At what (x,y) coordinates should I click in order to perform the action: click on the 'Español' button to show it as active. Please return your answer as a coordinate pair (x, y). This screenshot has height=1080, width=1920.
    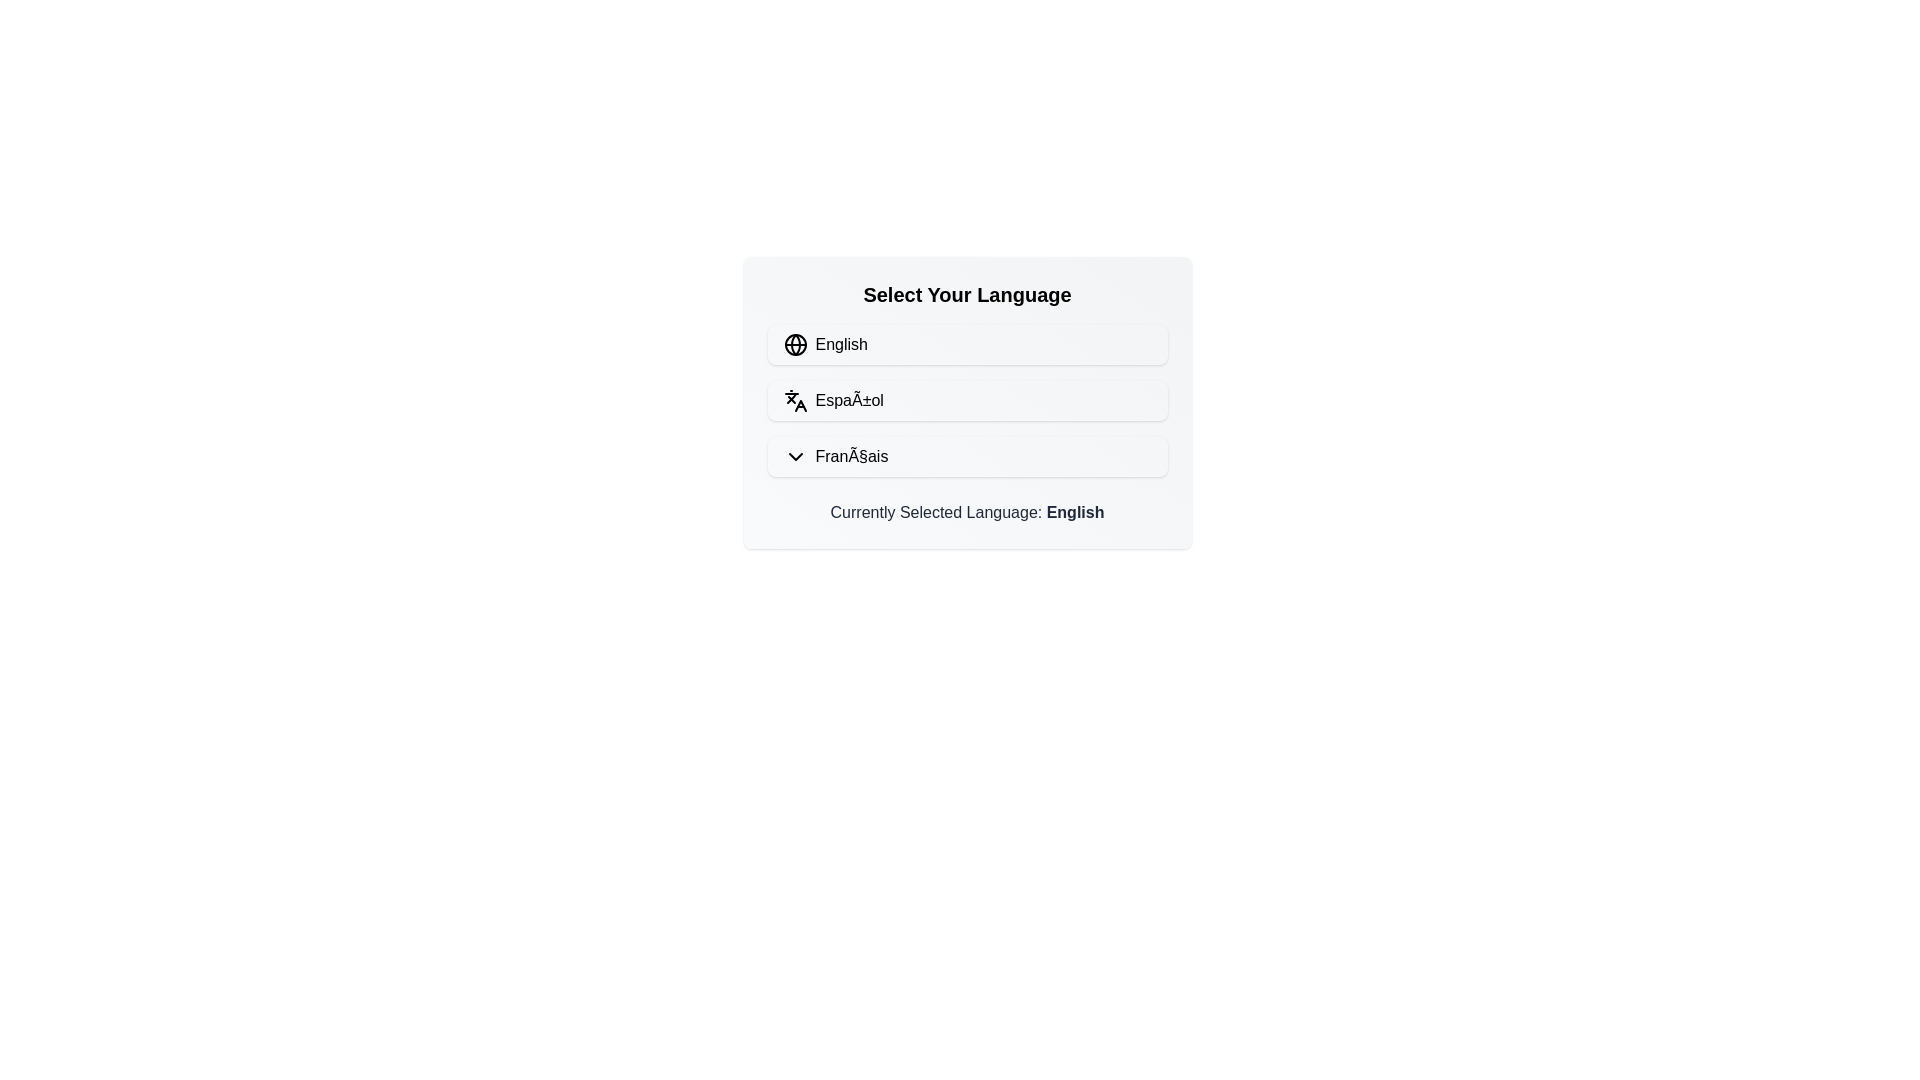
    Looking at the image, I should click on (967, 401).